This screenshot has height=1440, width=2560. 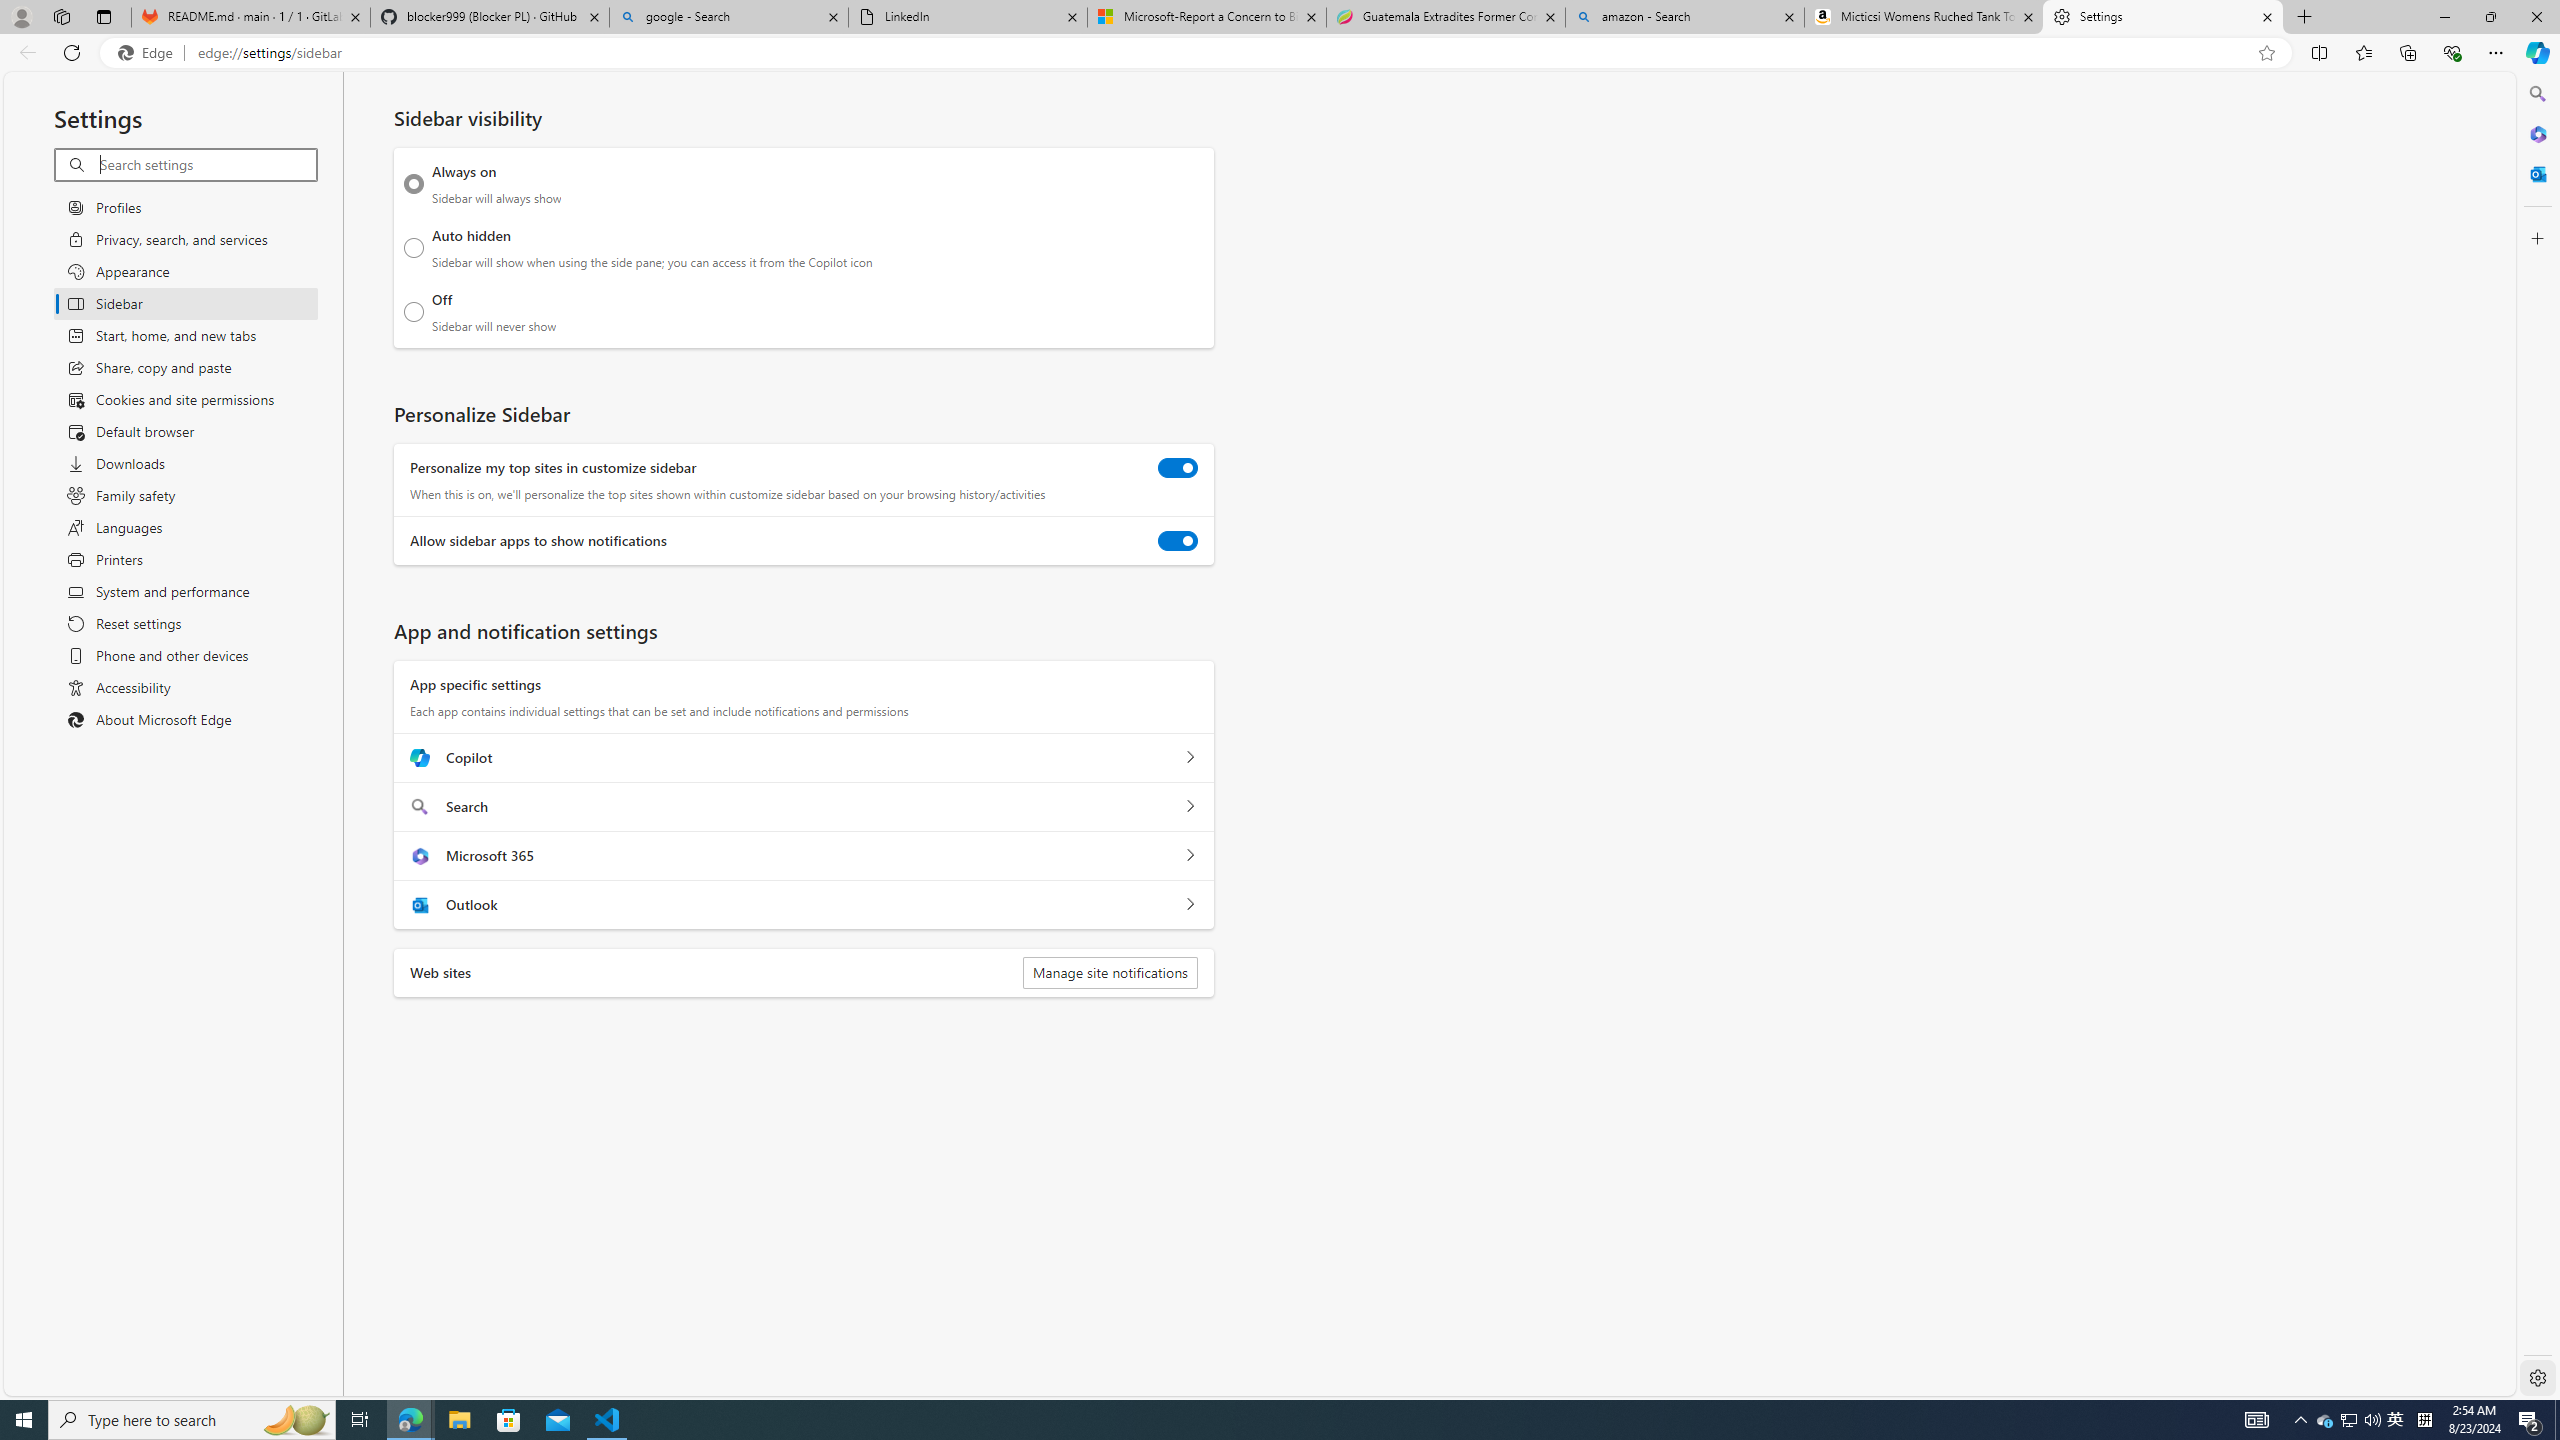 What do you see at coordinates (207, 164) in the screenshot?
I see `'Search settings'` at bounding box center [207, 164].